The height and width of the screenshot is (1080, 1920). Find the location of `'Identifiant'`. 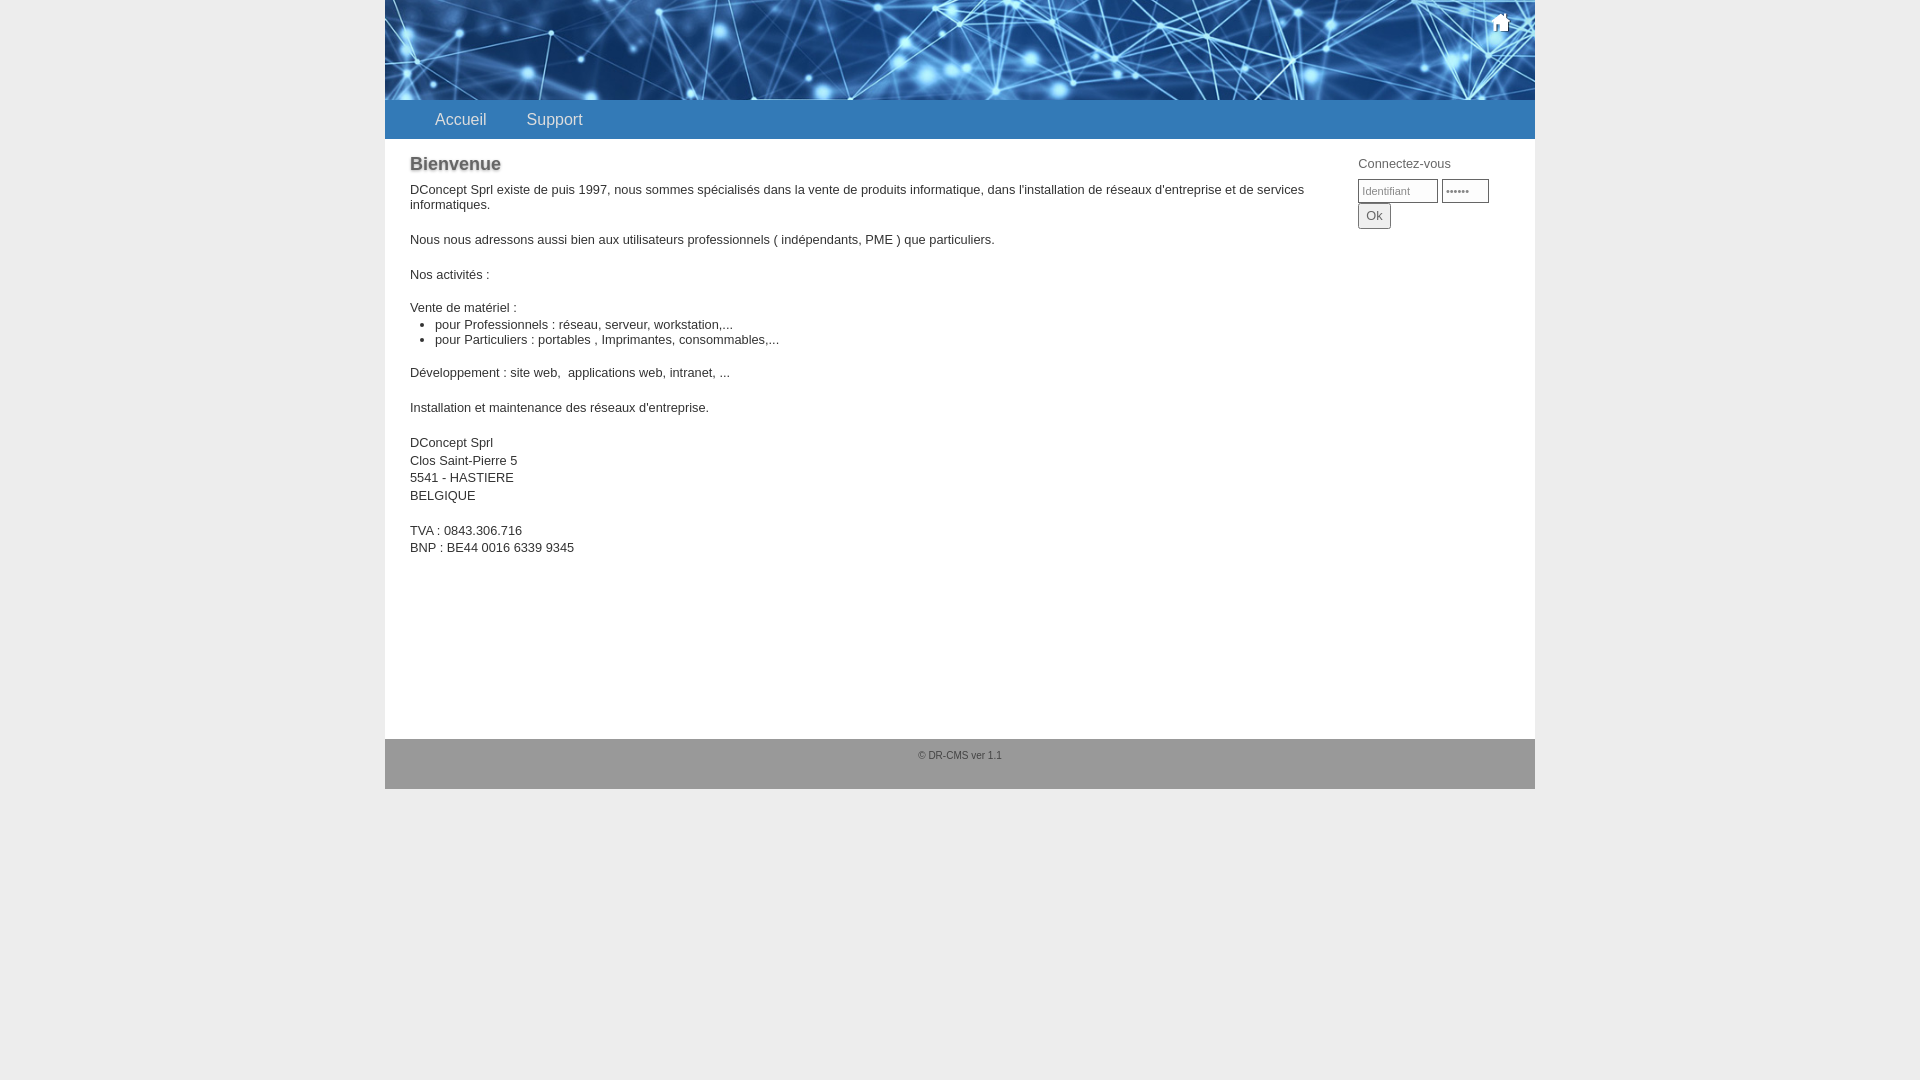

'Identifiant' is located at coordinates (1396, 191).